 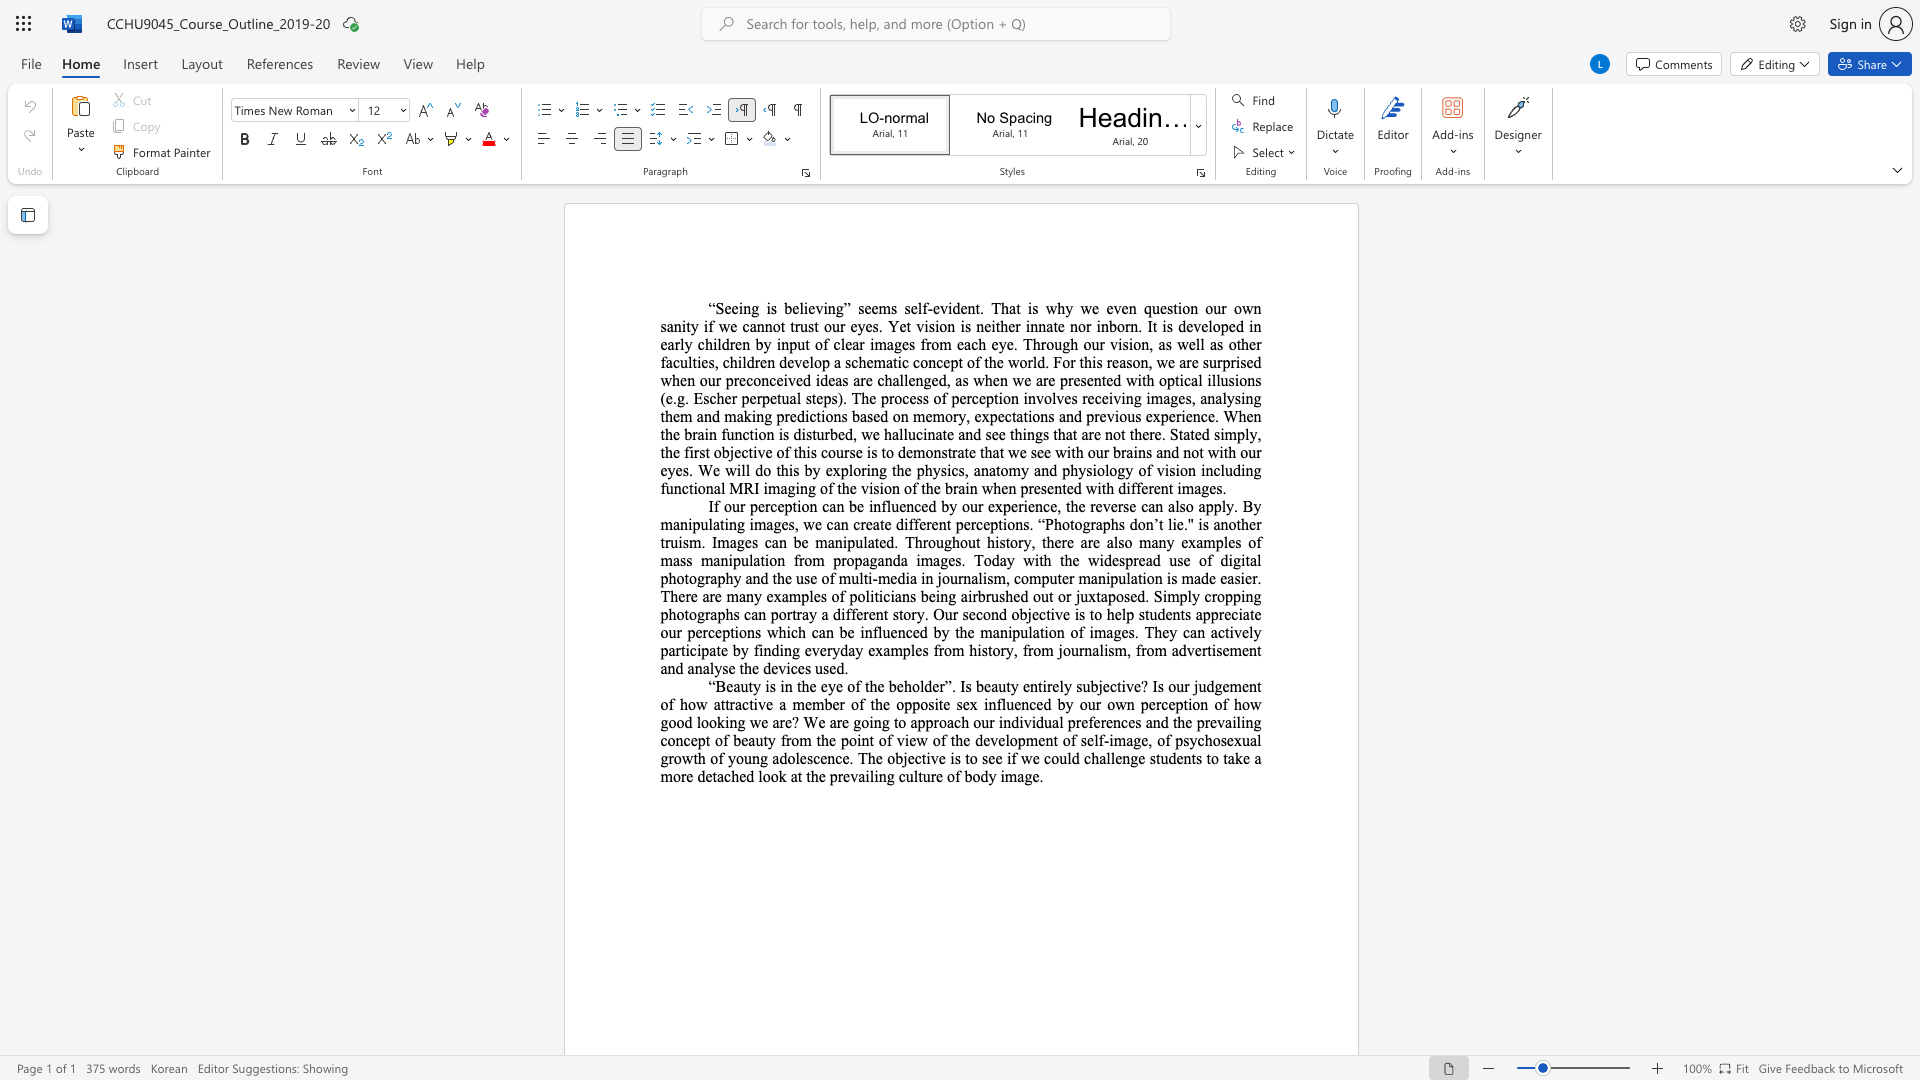 I want to click on the subset text "f we cannot trust our eyes. Yet vision is neither innate nor inborn. It is developed in early children by input of clear images from each eye. Through our vision, as well as other faculties, children develop a schematic concept of the world. For this reason, we are surprised when our preconceived ideas are challenged, as when we are presented with optical illusions (e.g. Escher perpetual steps). The process of perception involves receiving images, analysing them and making predictions based on memory, expectations and previous experience. When the brain function is disturbed, we hallucinate and see things that are not there. Stated simply, the first objective of this course is to demonstrate that we see with our brains and not with our eyes. We will do this by exploring the physics, anatomy and physiology of vision including functional MRI imaging of the vision of the brain when presen" within the text "Seeing is believing” seems self-evident. That is why we even question our own sanity if we cannot trust our eyes. Yet vision is neither innate nor inborn. It is developed in early children by input of clear images from each eye. Through our vision, as well as other faculties, children develop a schematic concept of the world. For this reason, we are surprised when our preconceived ideas are challenged, as when we are presented with optical illusions (e.g. Escher perpetual steps). The process of perception involves receiving images, analysing them and making predictions based on memory, expectations and previous experience. When the brain function is disturbed, we hallucinate and see things that are not there. Stated simply, the first objective of this course is to demonstrate that we see with our brains and not with our eyes. We will do this by exploring the physics, anatomy and physiology of vision including functional MRI imaging of the vision of the brain when presented with different images.", so click(x=708, y=325).